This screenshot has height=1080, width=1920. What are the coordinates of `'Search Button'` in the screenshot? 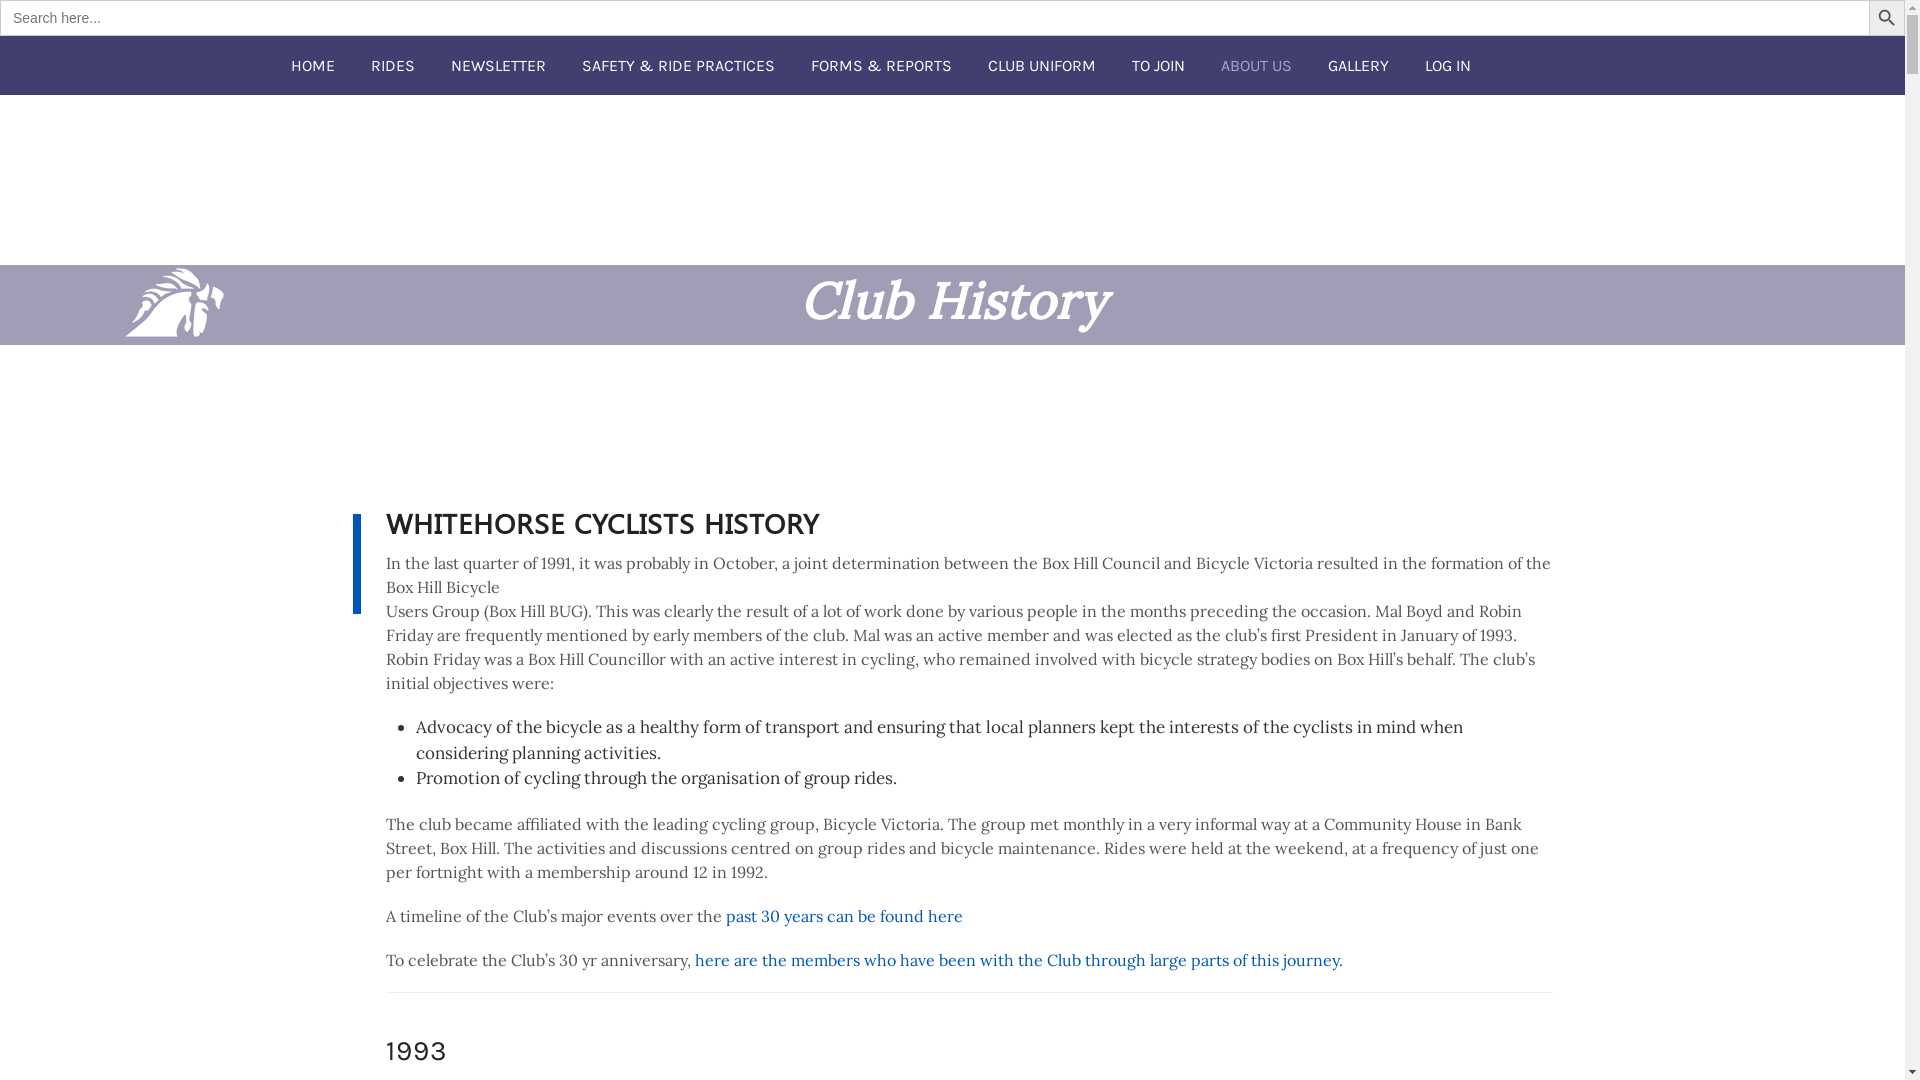 It's located at (1885, 18).